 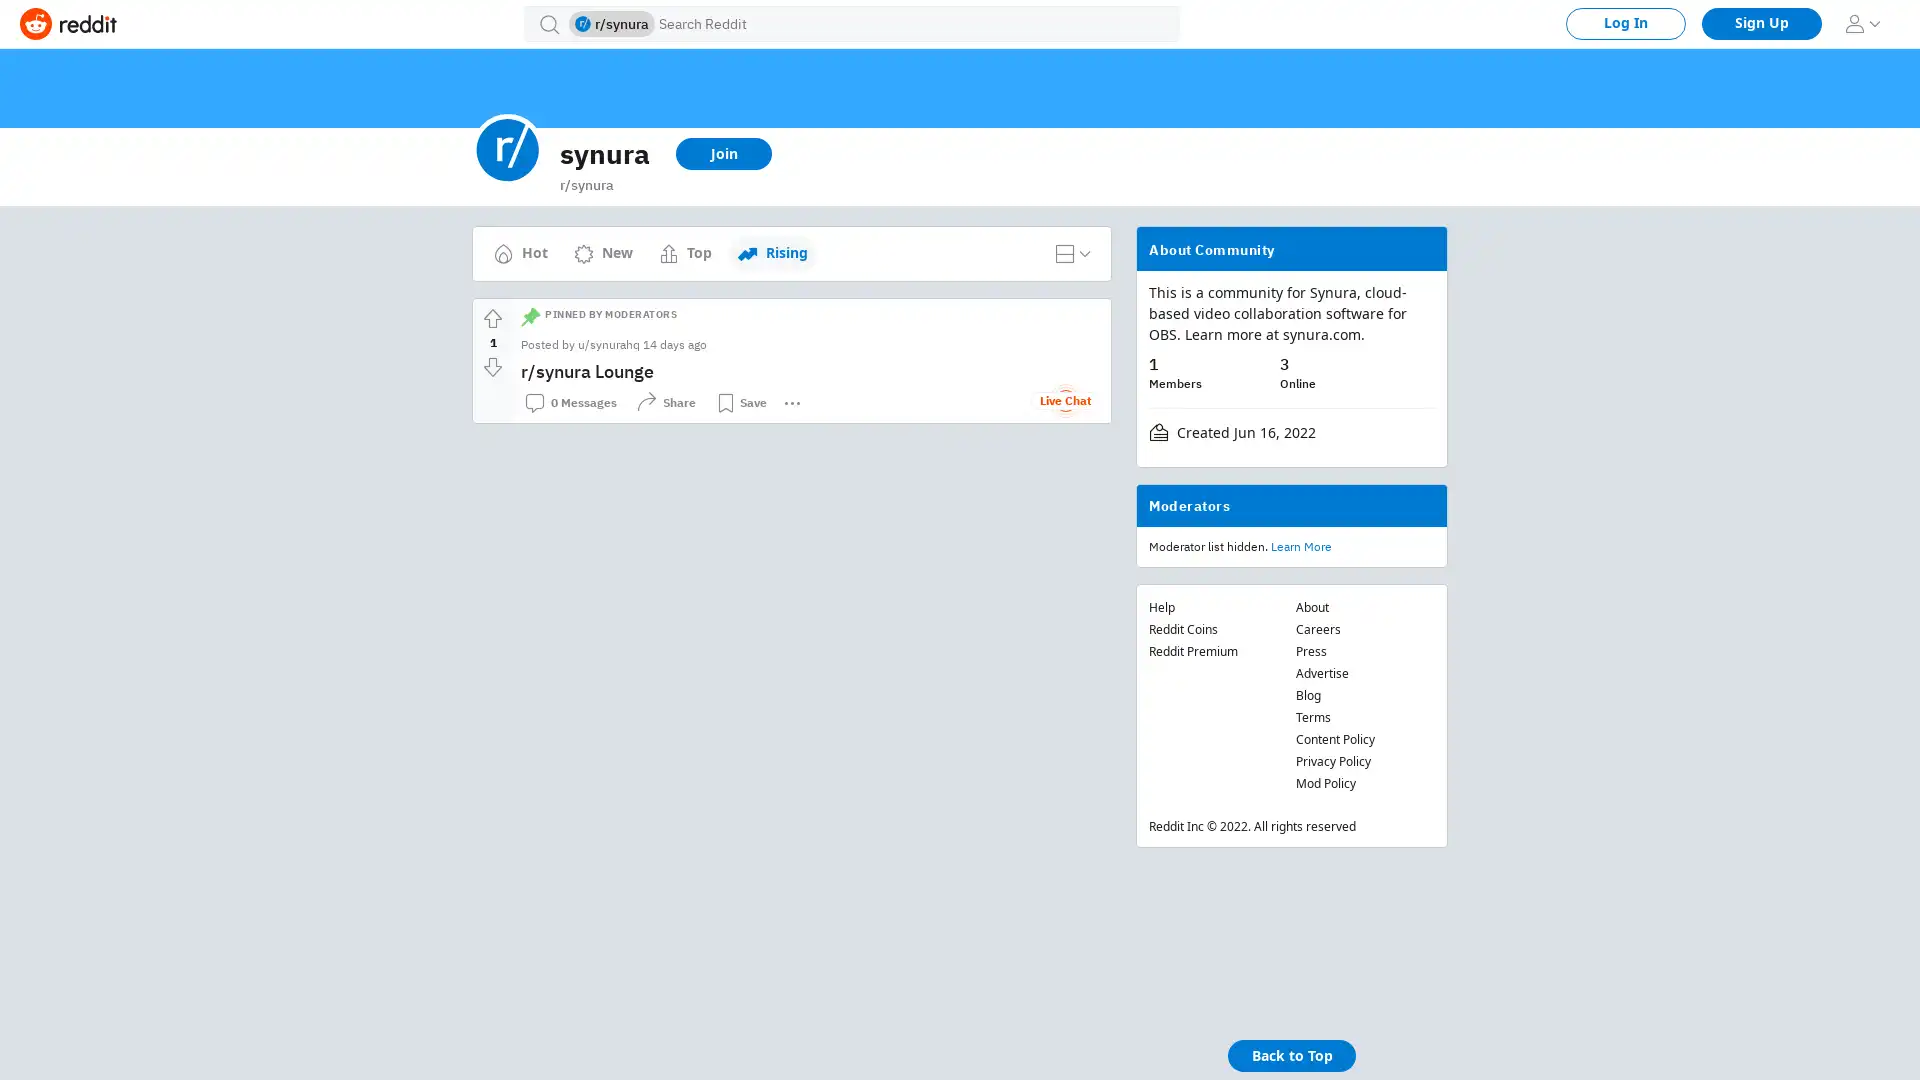 I want to click on Top, so click(x=685, y=253).